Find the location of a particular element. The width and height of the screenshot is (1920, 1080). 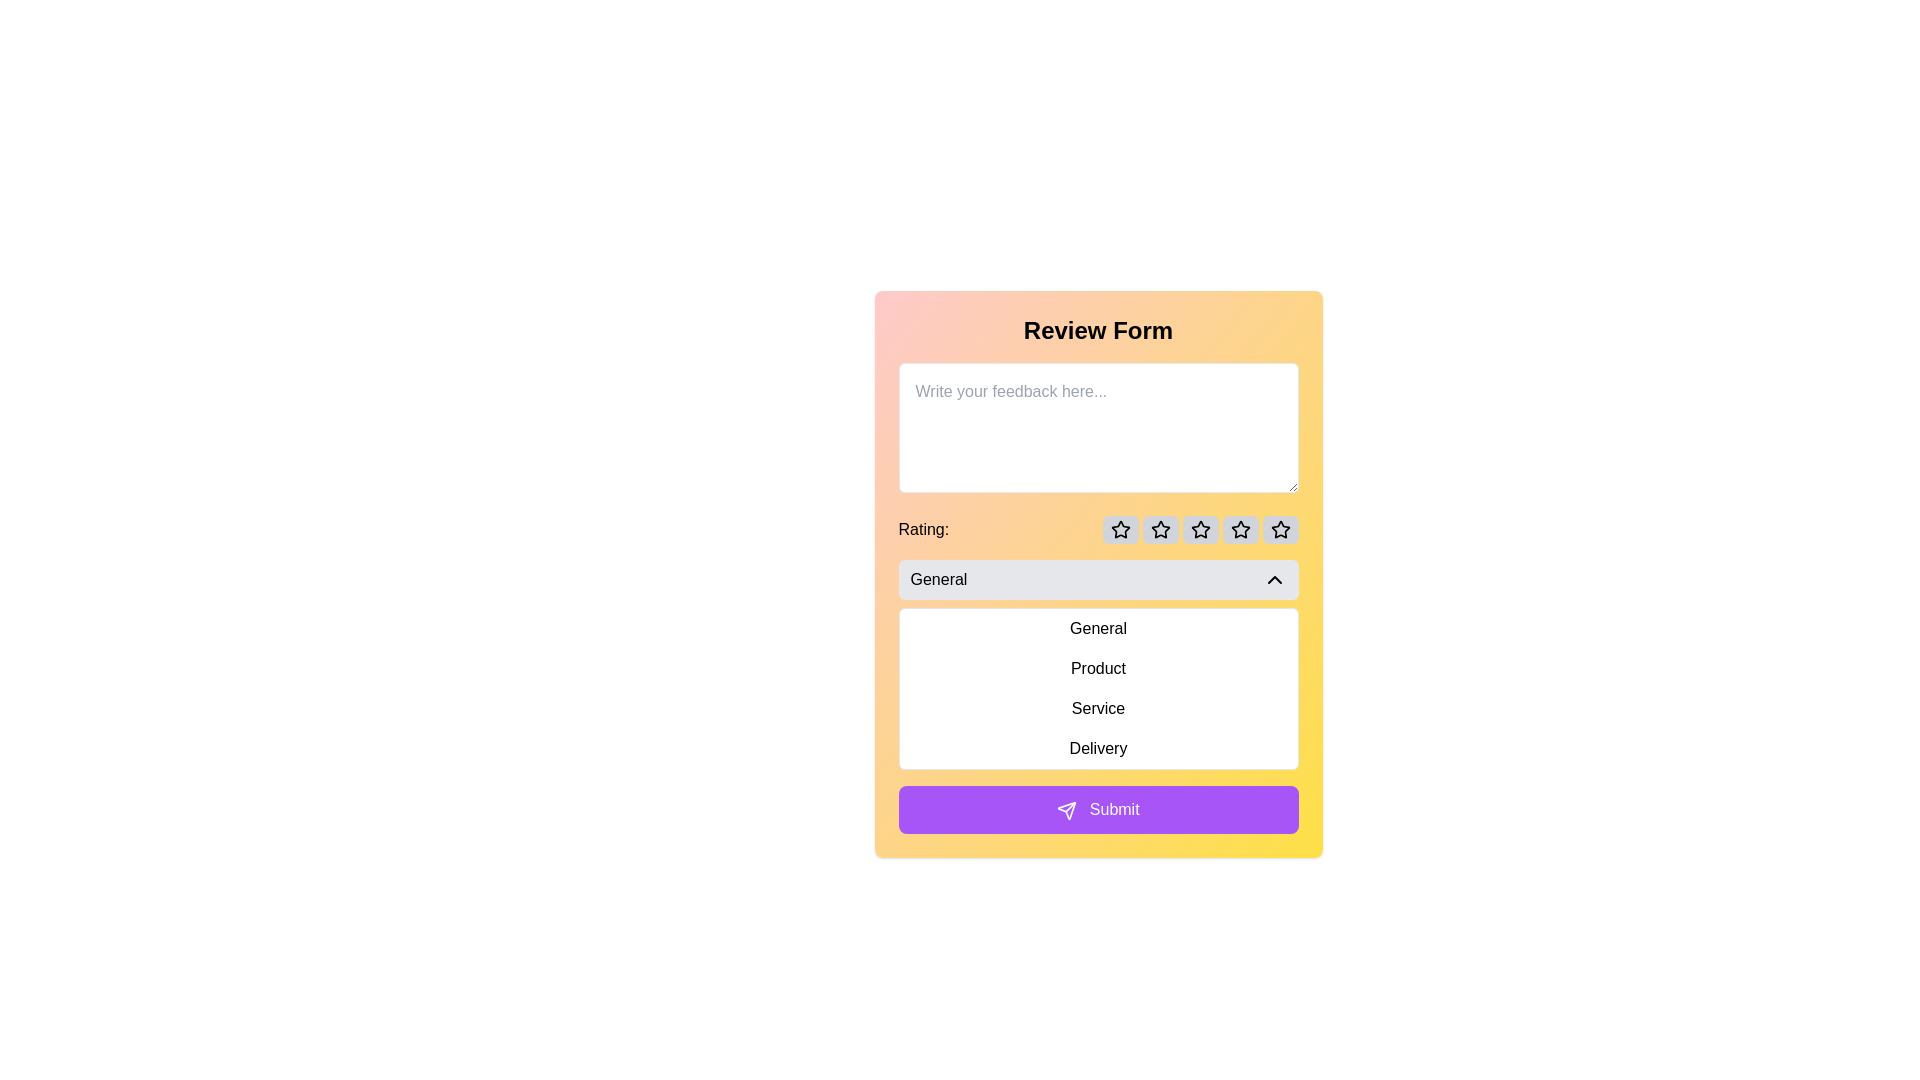

the fifth star icon in the rating system located below the 'Rating:' label in the 'Review Form' section is located at coordinates (1239, 528).